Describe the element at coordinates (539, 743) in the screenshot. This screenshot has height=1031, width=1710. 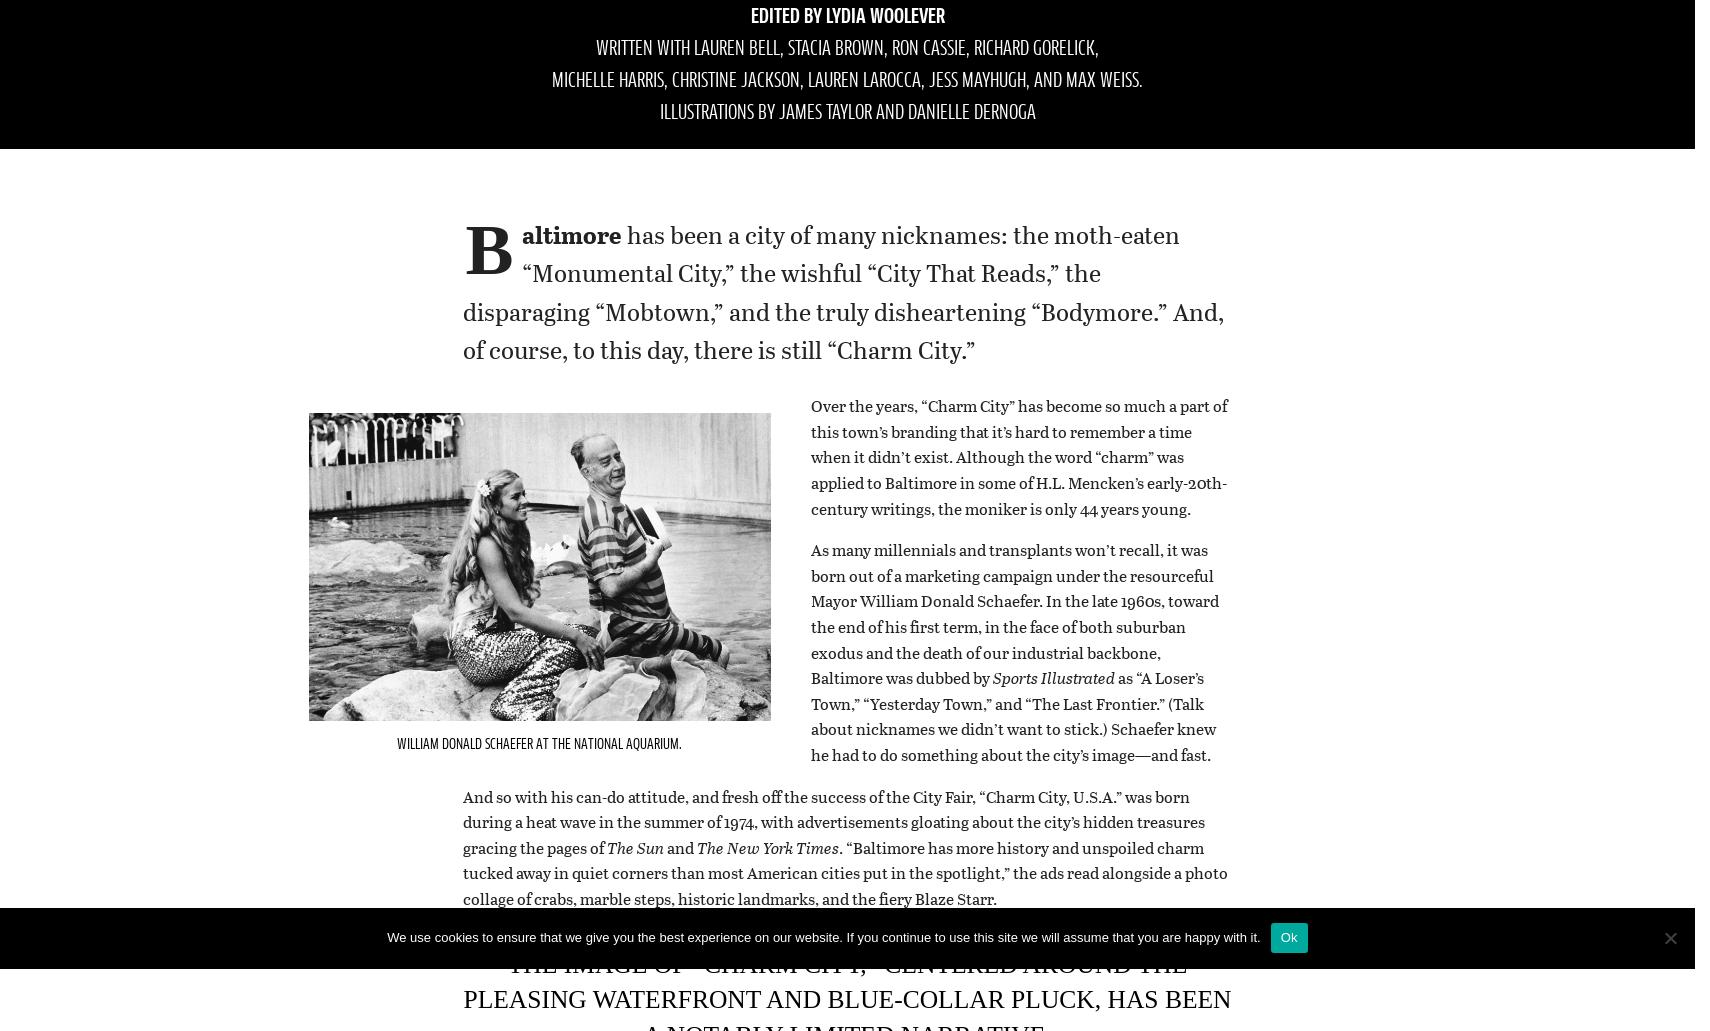
I see `'William Donald Schaefer at the National Aquarium.'` at that location.